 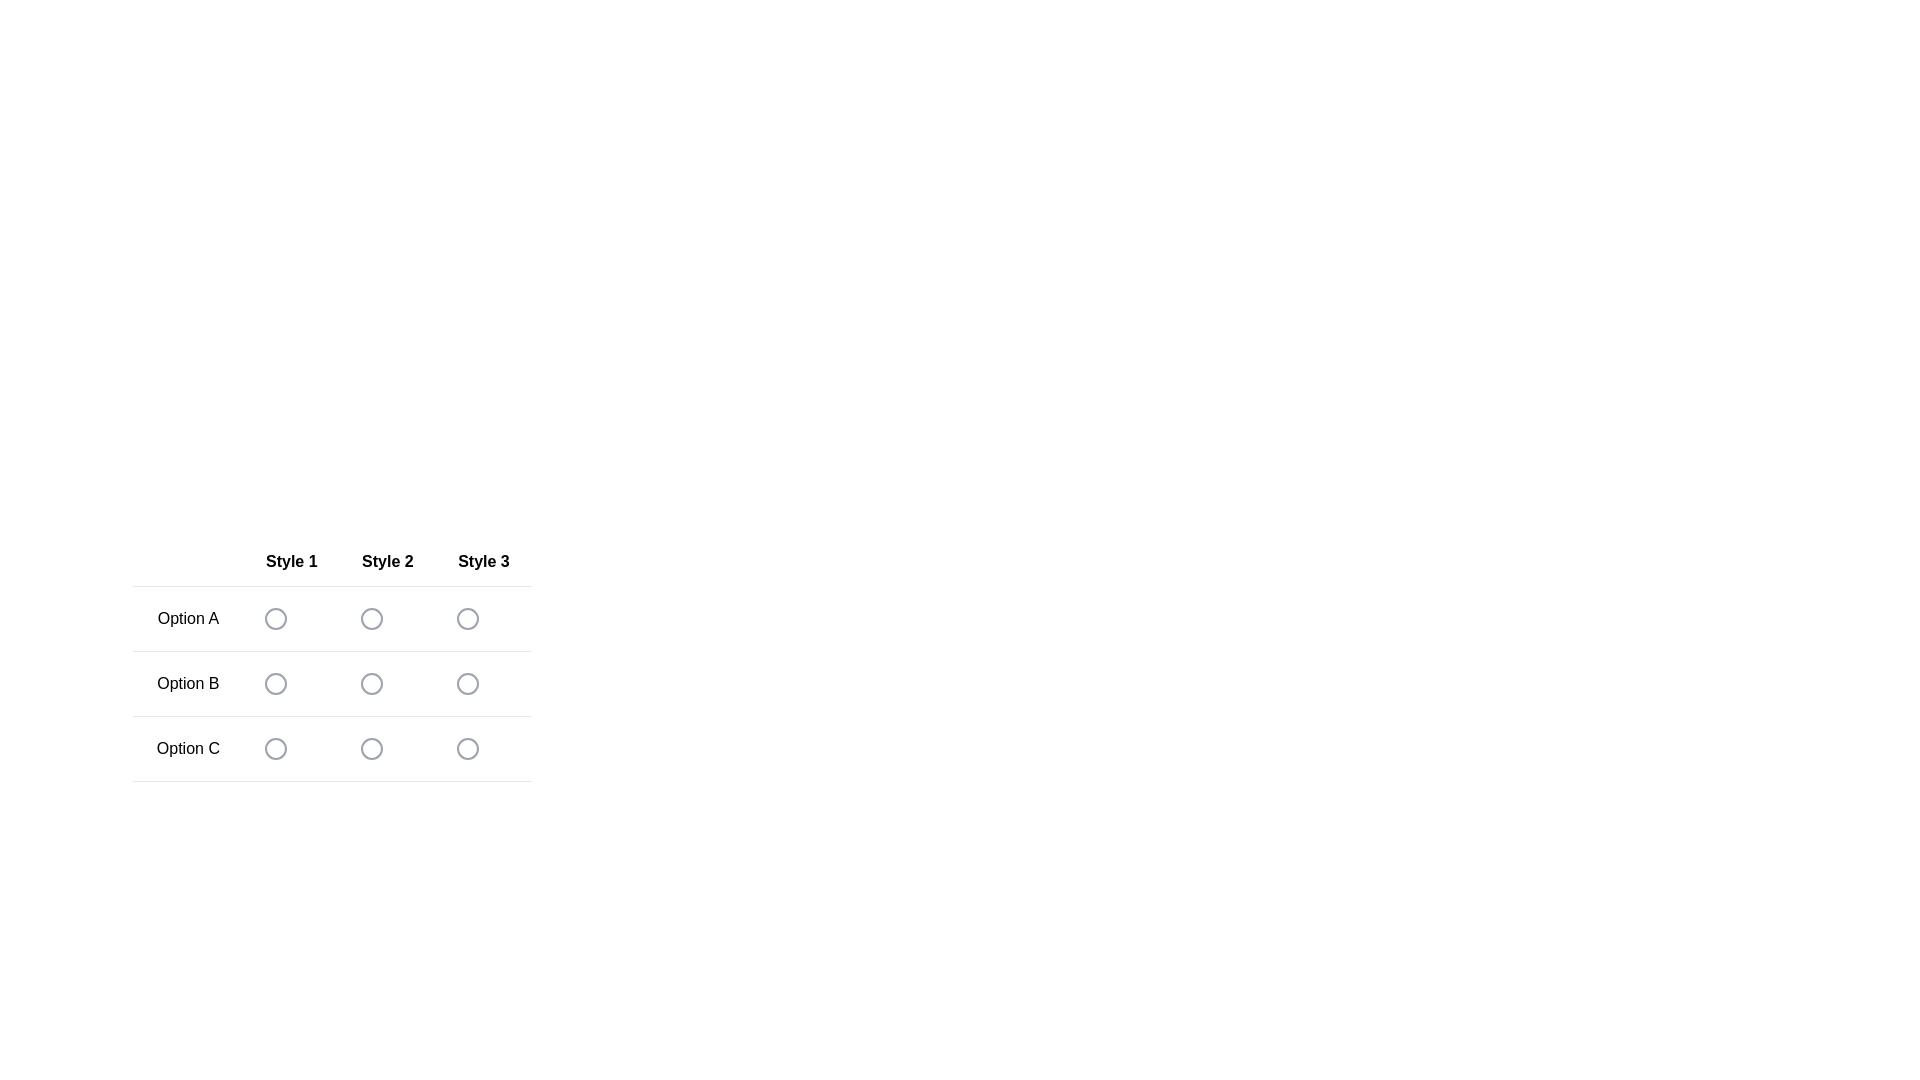 I want to click on the radio button circle located under the 'Style 3' header and aligned with the 'Option B' row, which is the second item horizontally in its row and the third item vertically in its column, so click(x=466, y=682).